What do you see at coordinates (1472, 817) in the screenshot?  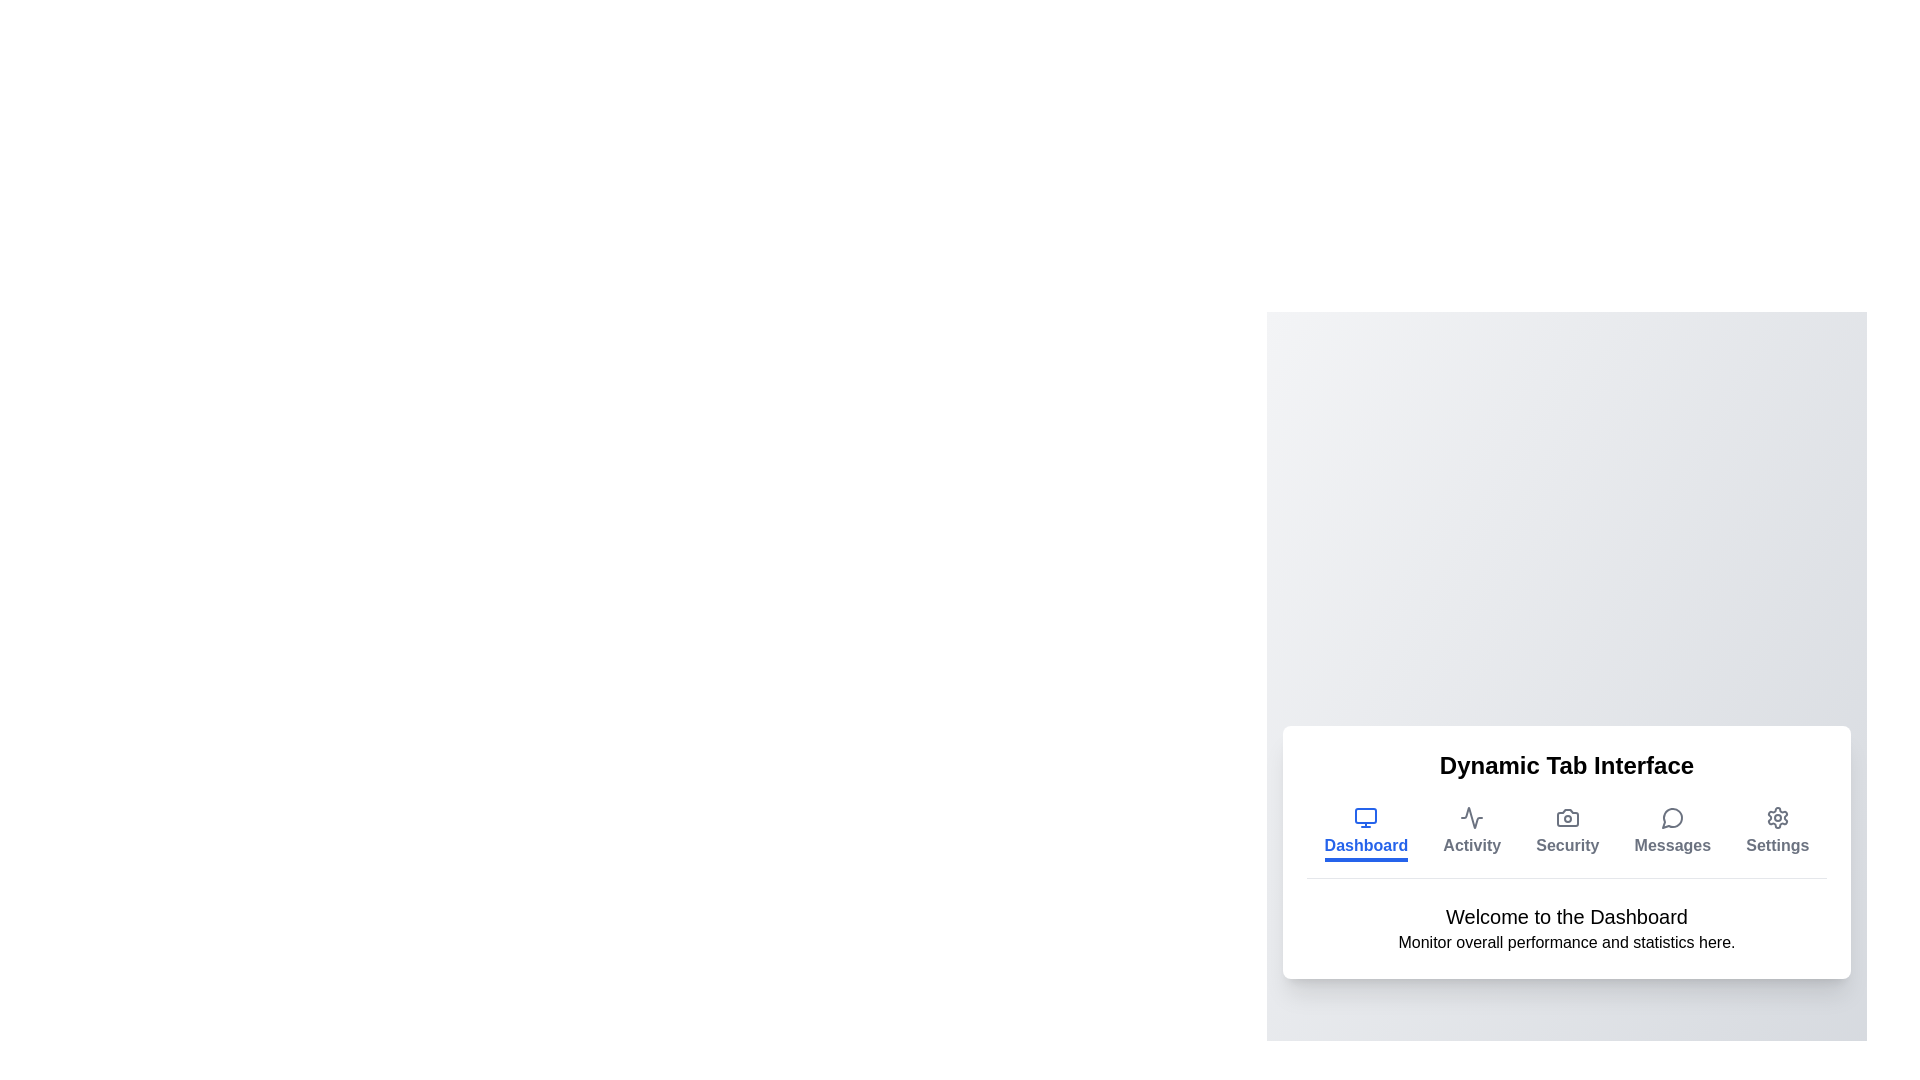 I see `the waveform icon in the 'Activity' tab` at bounding box center [1472, 817].